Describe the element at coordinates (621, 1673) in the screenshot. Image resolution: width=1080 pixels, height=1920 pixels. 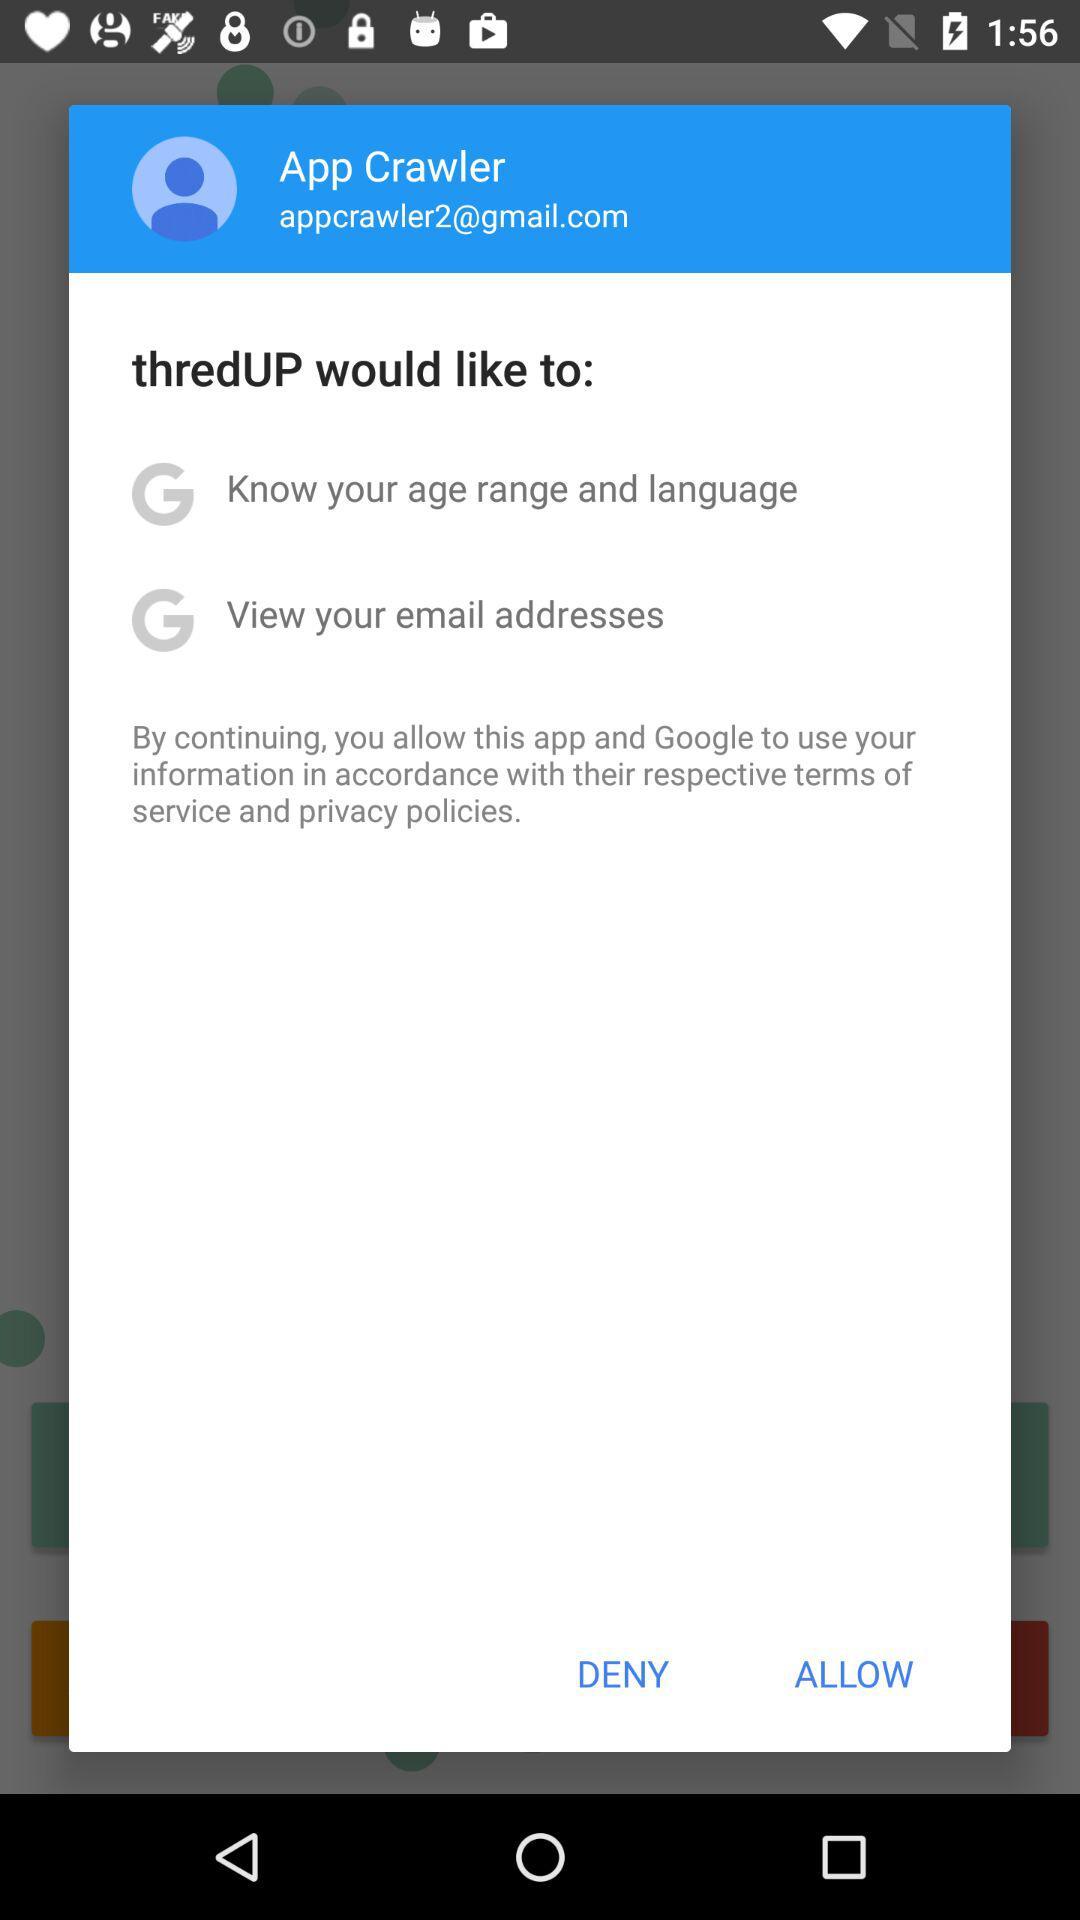
I see `item next to the allow button` at that location.